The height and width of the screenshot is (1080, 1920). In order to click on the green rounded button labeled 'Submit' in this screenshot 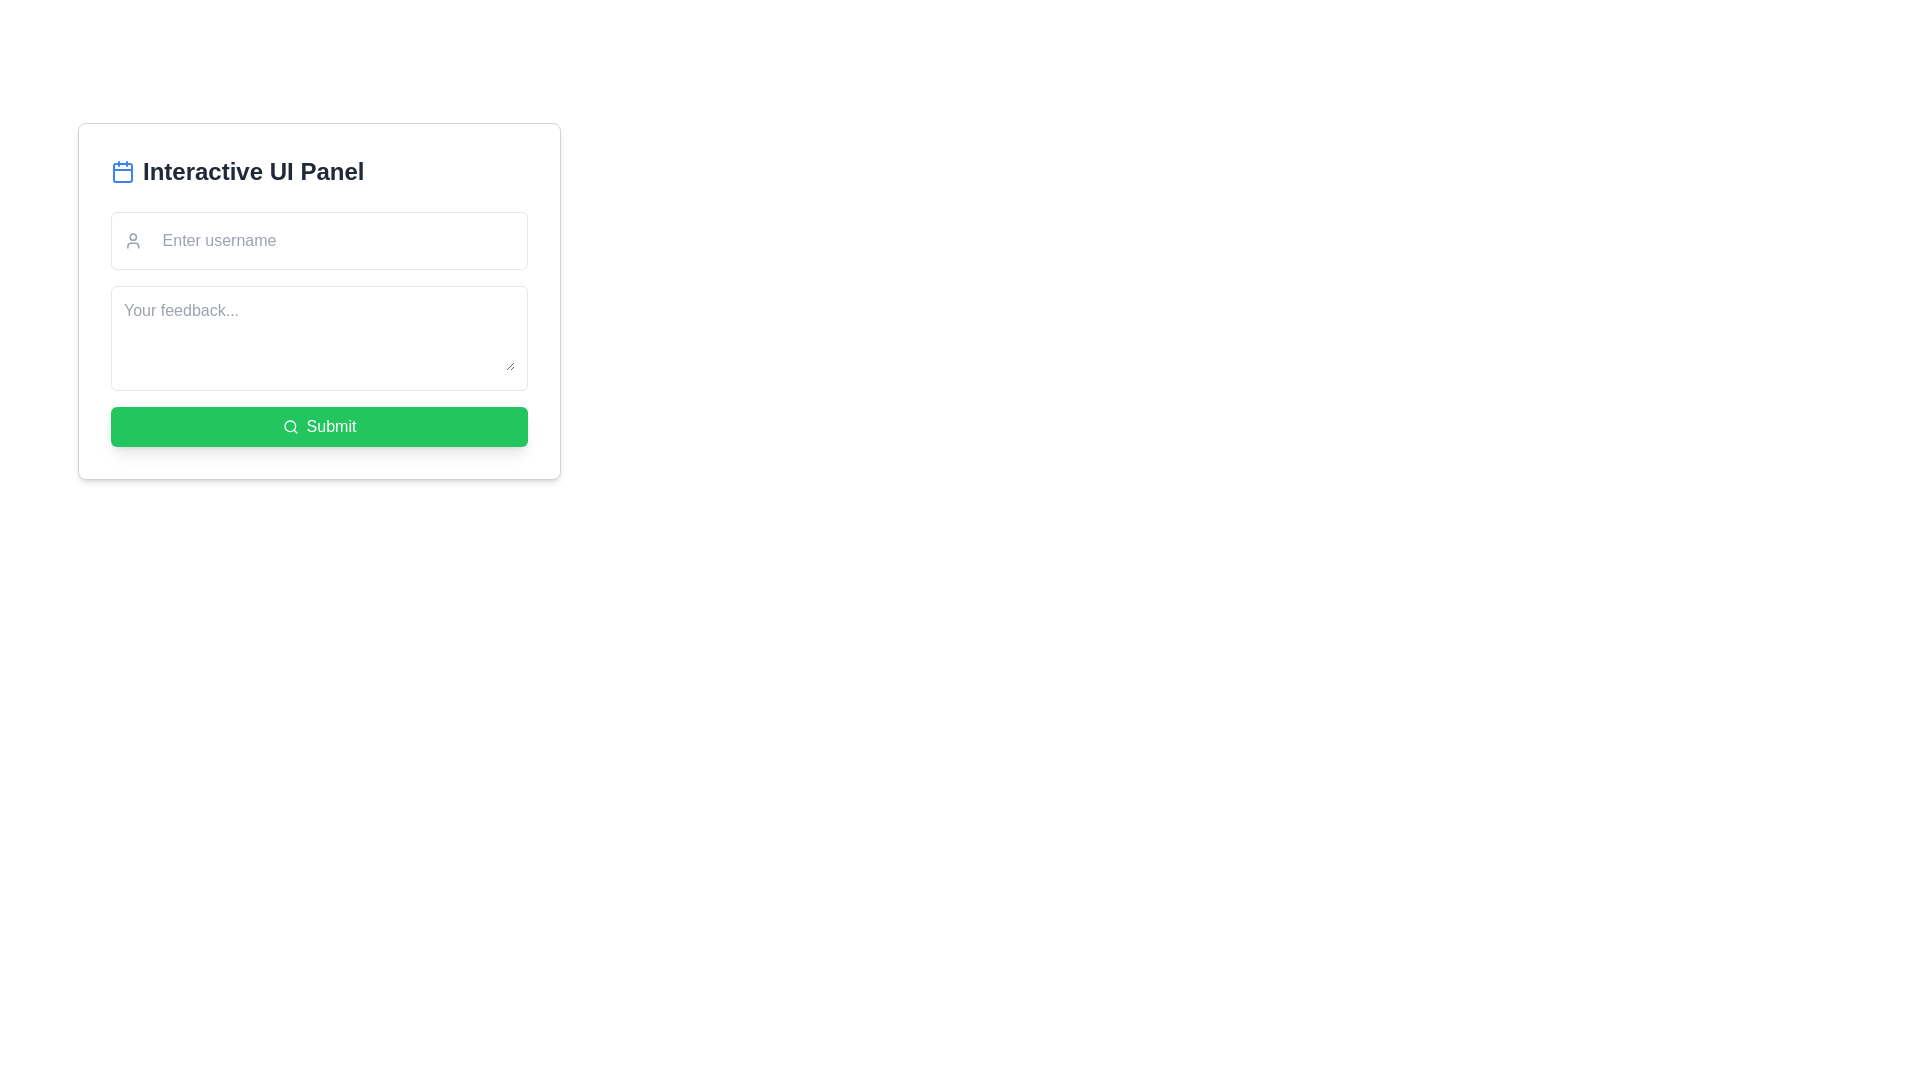, I will do `click(318, 426)`.